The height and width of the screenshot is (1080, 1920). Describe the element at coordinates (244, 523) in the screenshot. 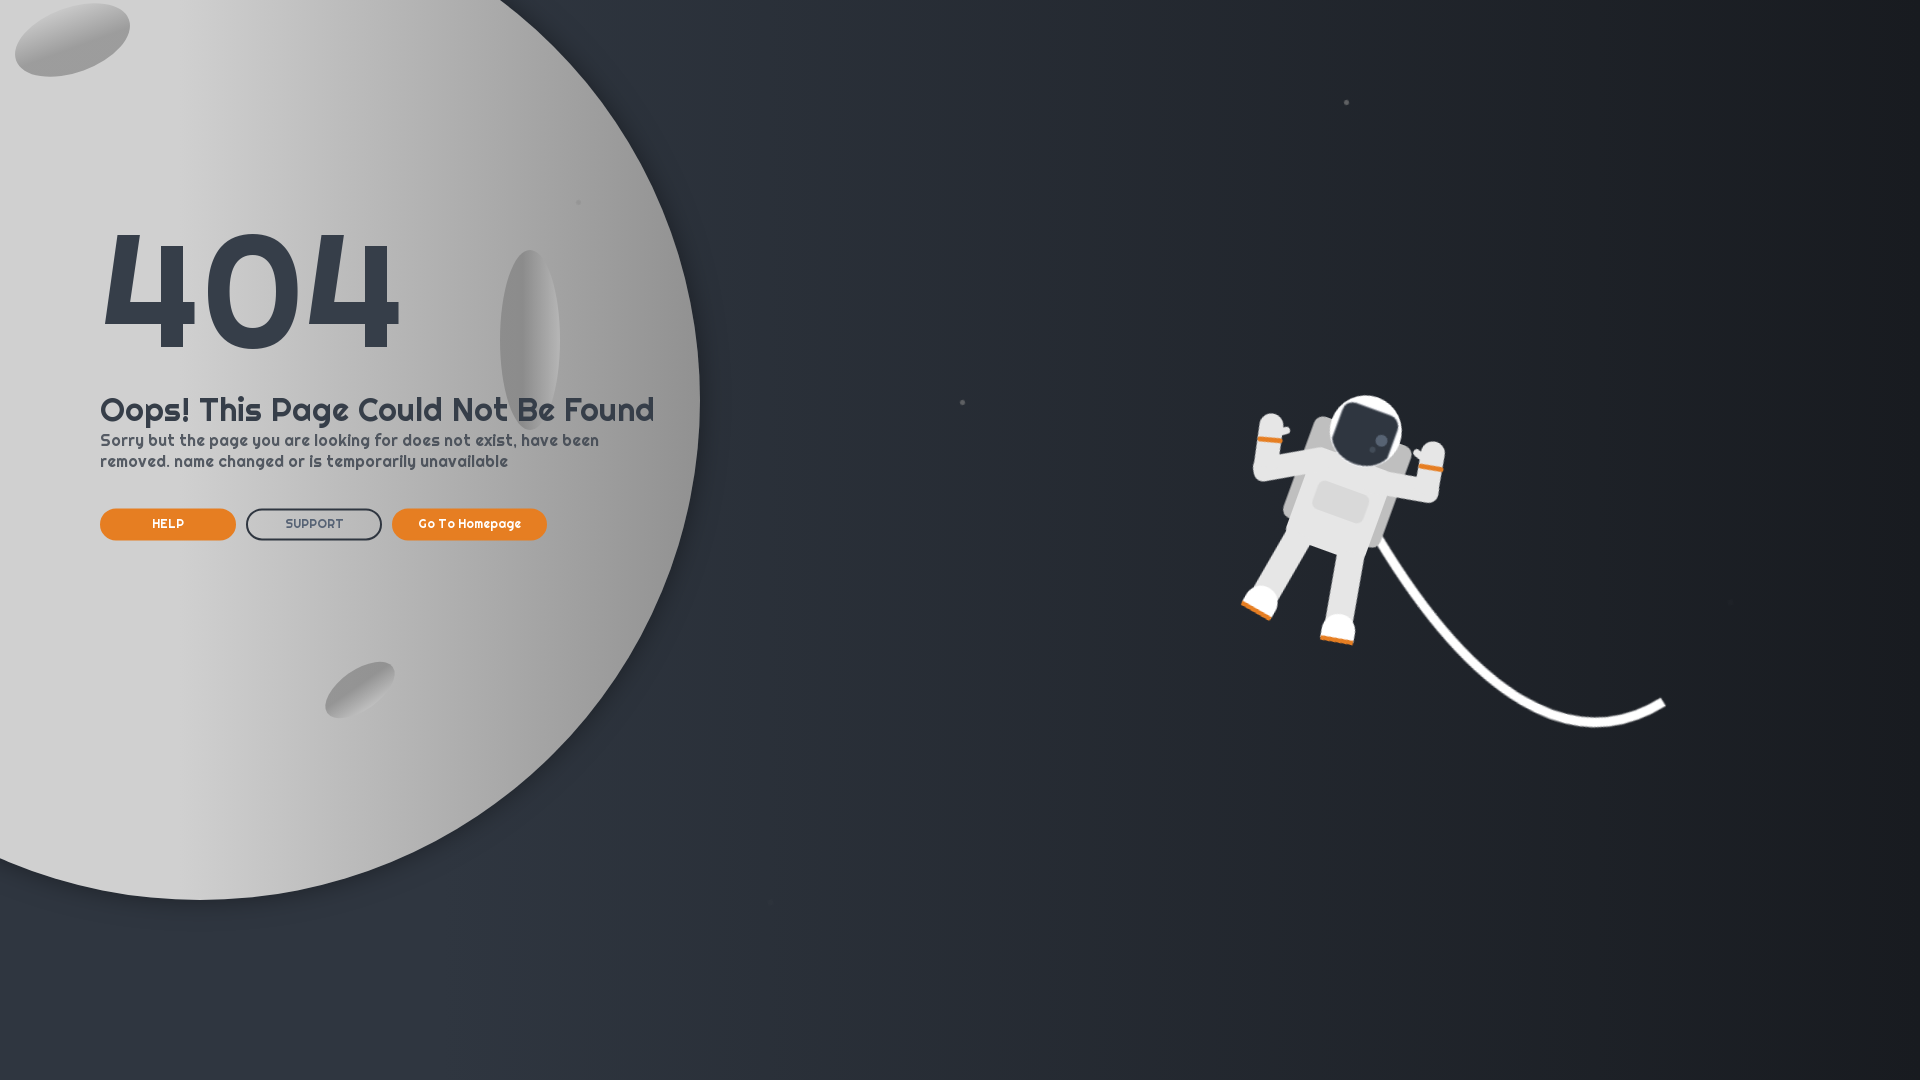

I see `'SUPPORT'` at that location.